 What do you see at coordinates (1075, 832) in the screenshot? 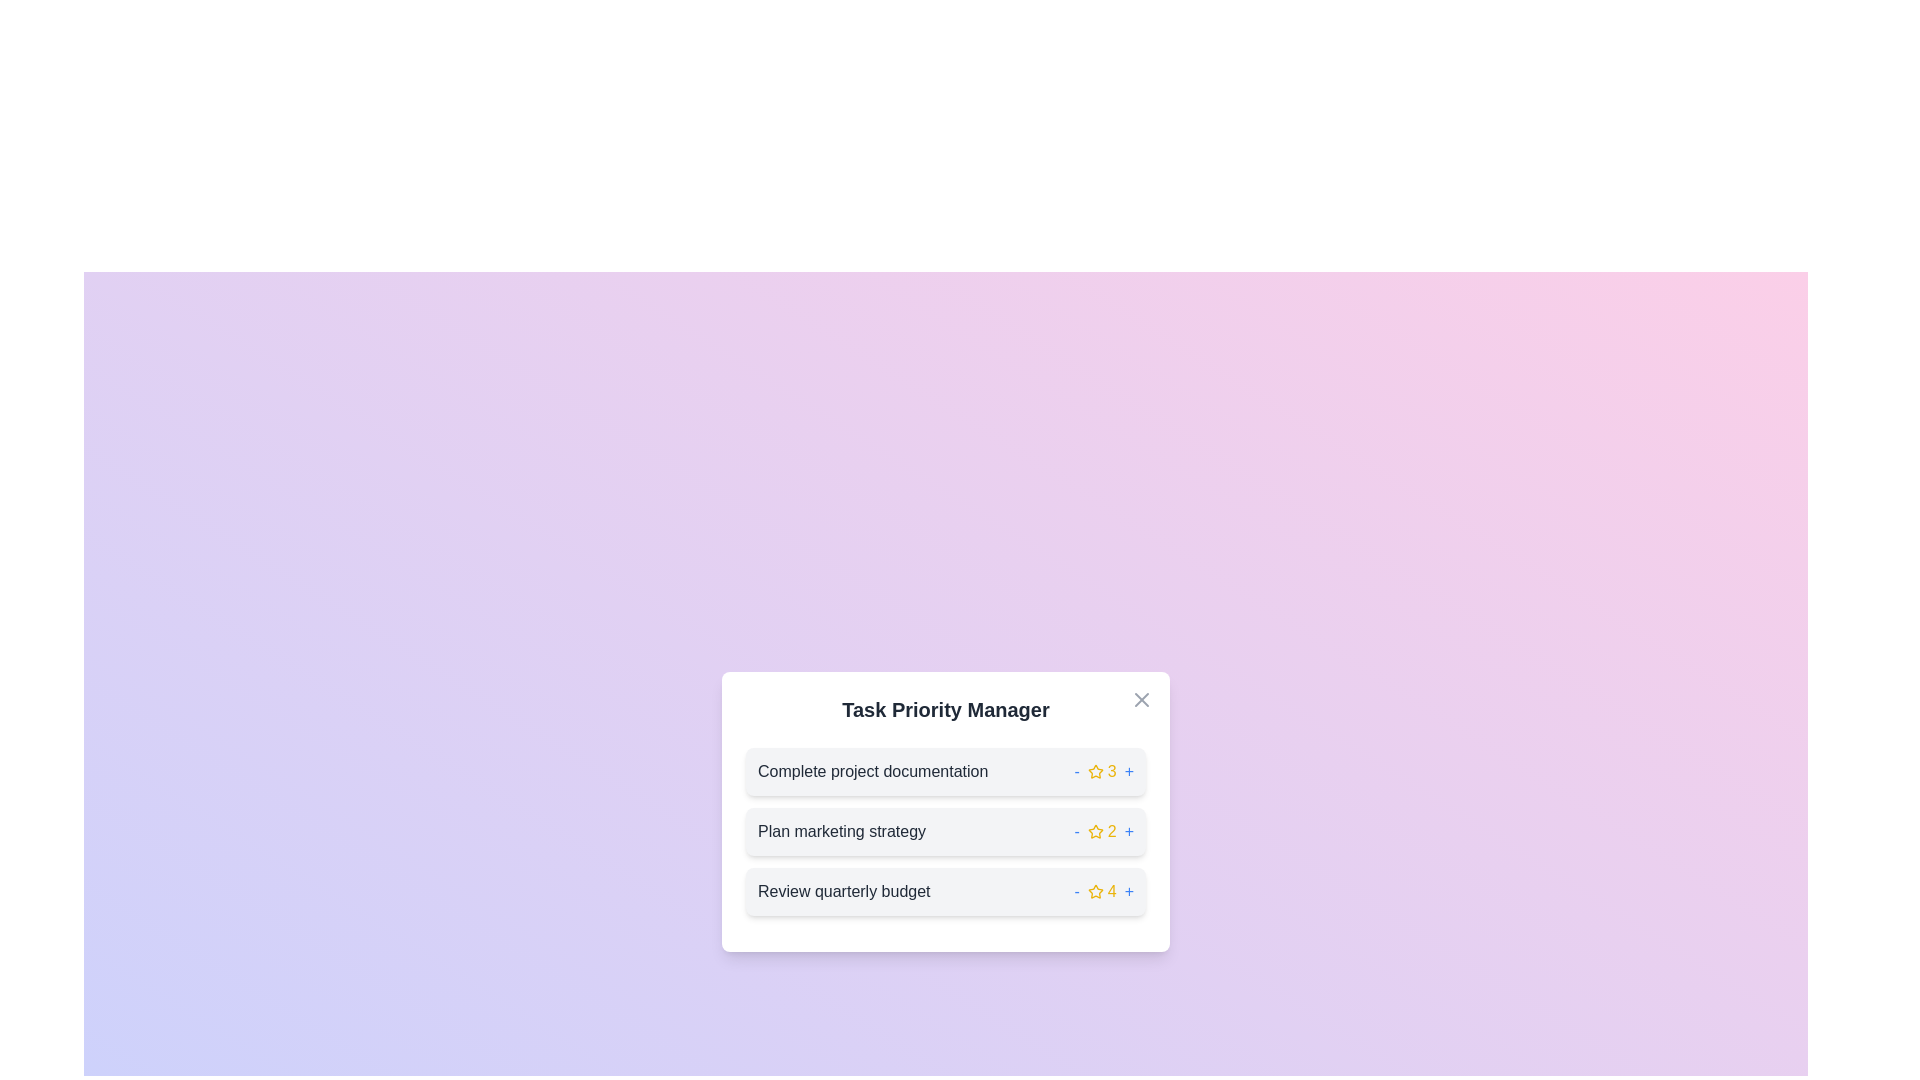
I see `minus button next to the task 'Plan marketing strategy' to decrease its priority` at bounding box center [1075, 832].